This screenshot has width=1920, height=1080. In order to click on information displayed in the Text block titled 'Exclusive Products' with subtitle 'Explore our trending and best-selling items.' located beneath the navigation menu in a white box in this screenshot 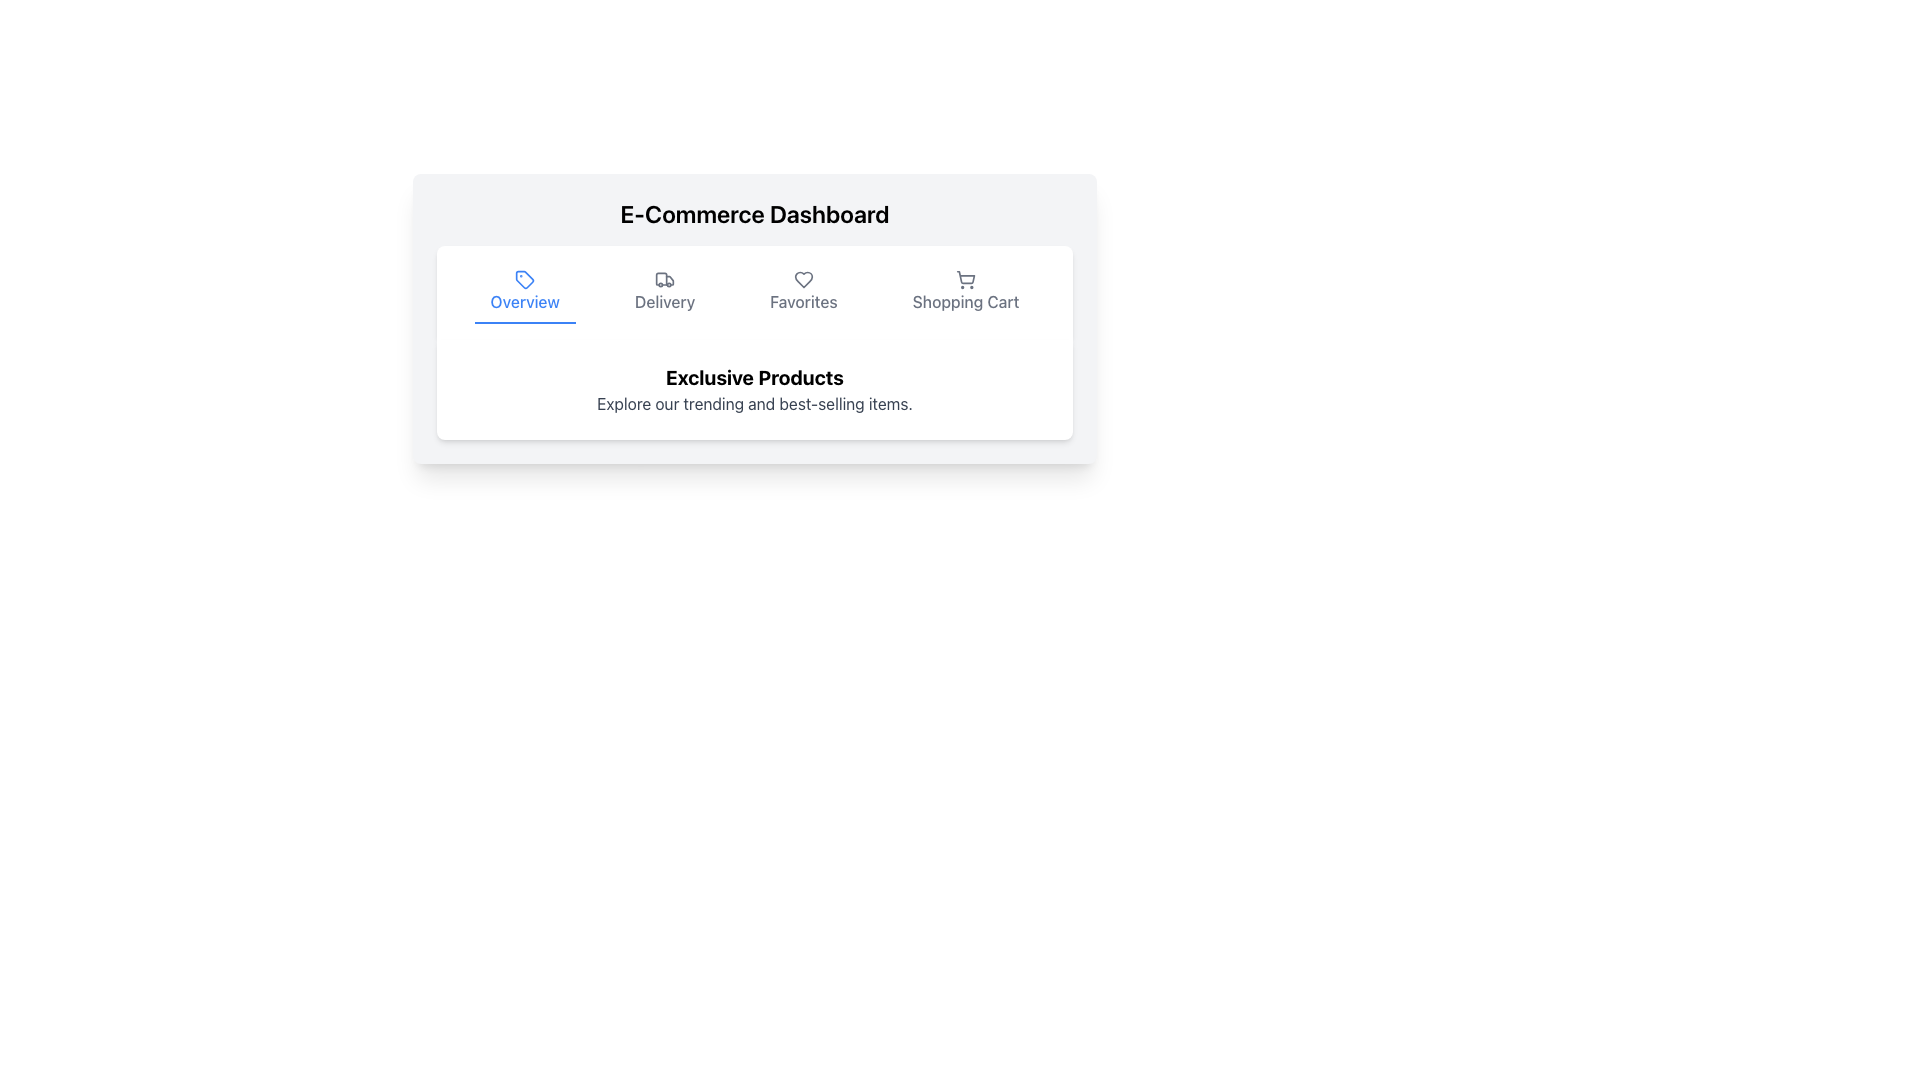, I will do `click(753, 389)`.